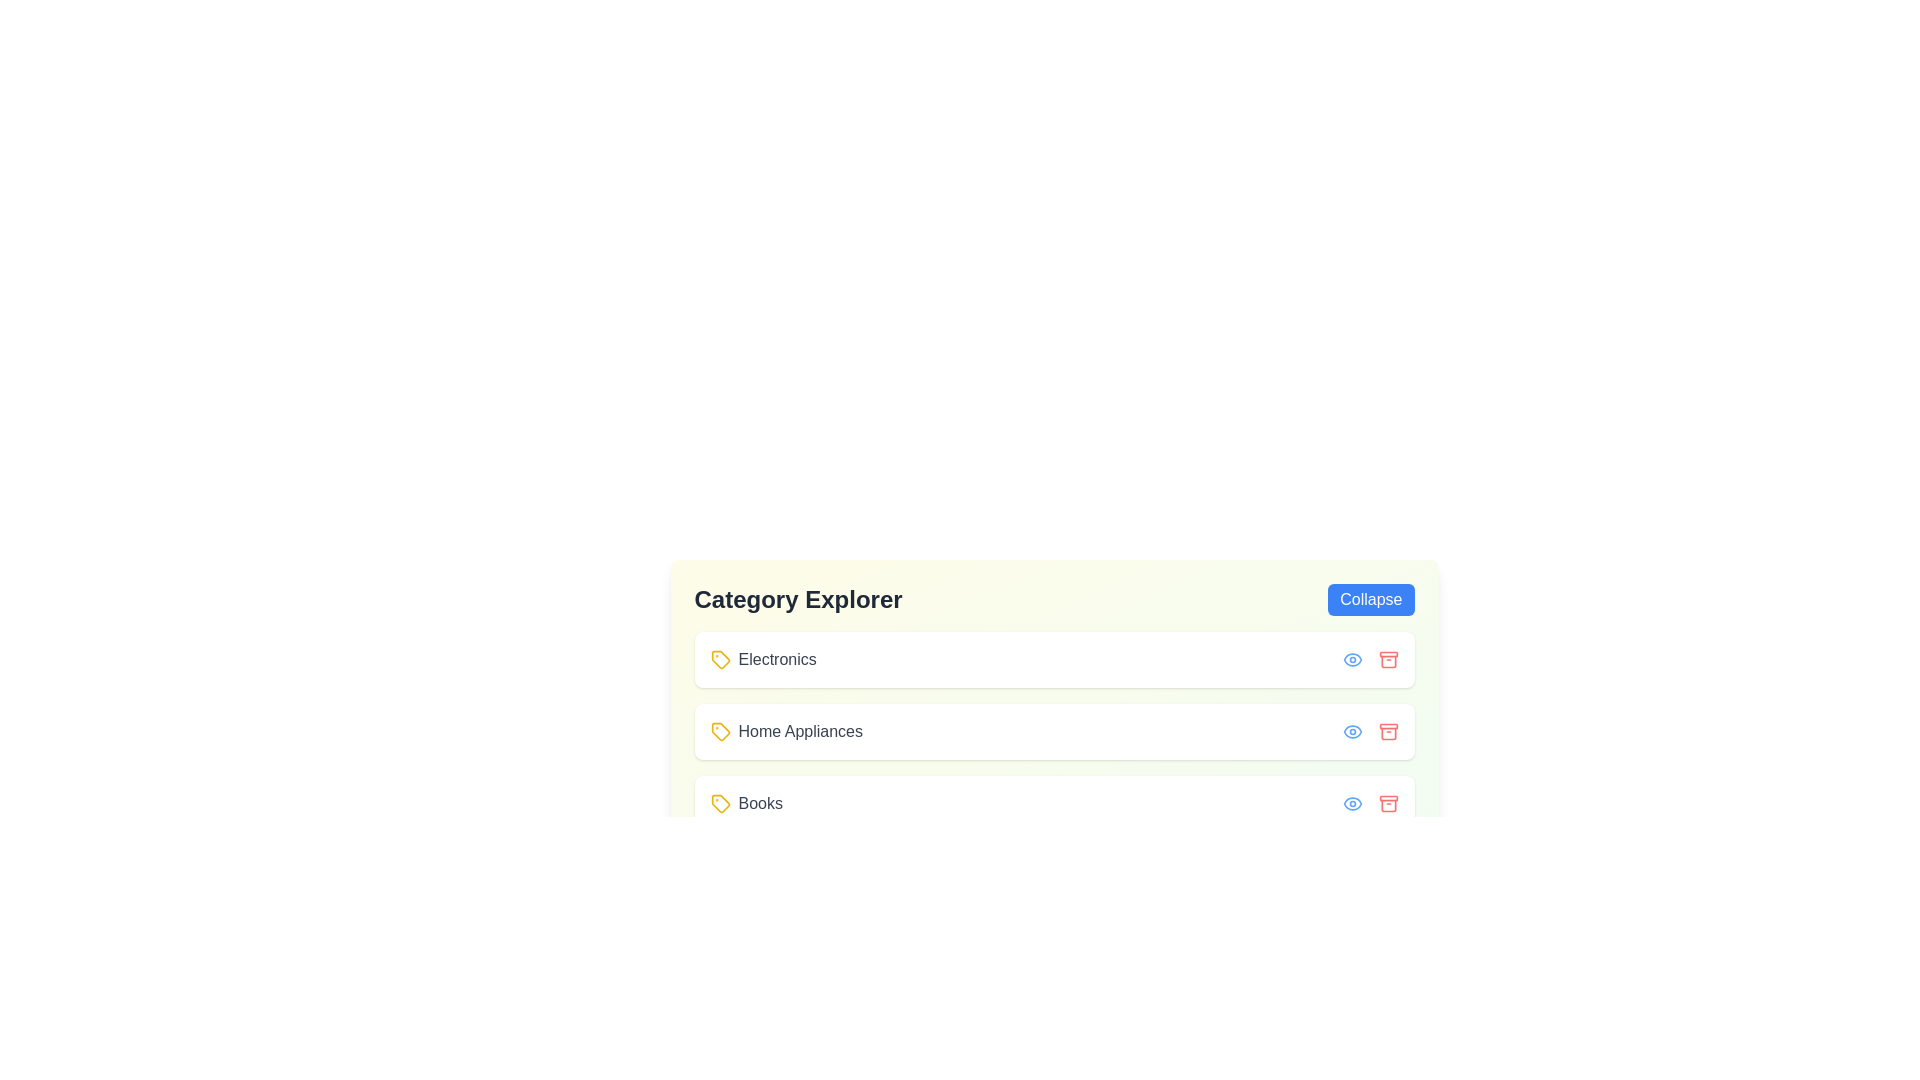 Image resolution: width=1920 pixels, height=1080 pixels. Describe the element at coordinates (797, 599) in the screenshot. I see `the 'Category Explorer' text label, which serves as a header indicating its purpose in the UI, positioned to the left of the 'Collapse' button` at that location.